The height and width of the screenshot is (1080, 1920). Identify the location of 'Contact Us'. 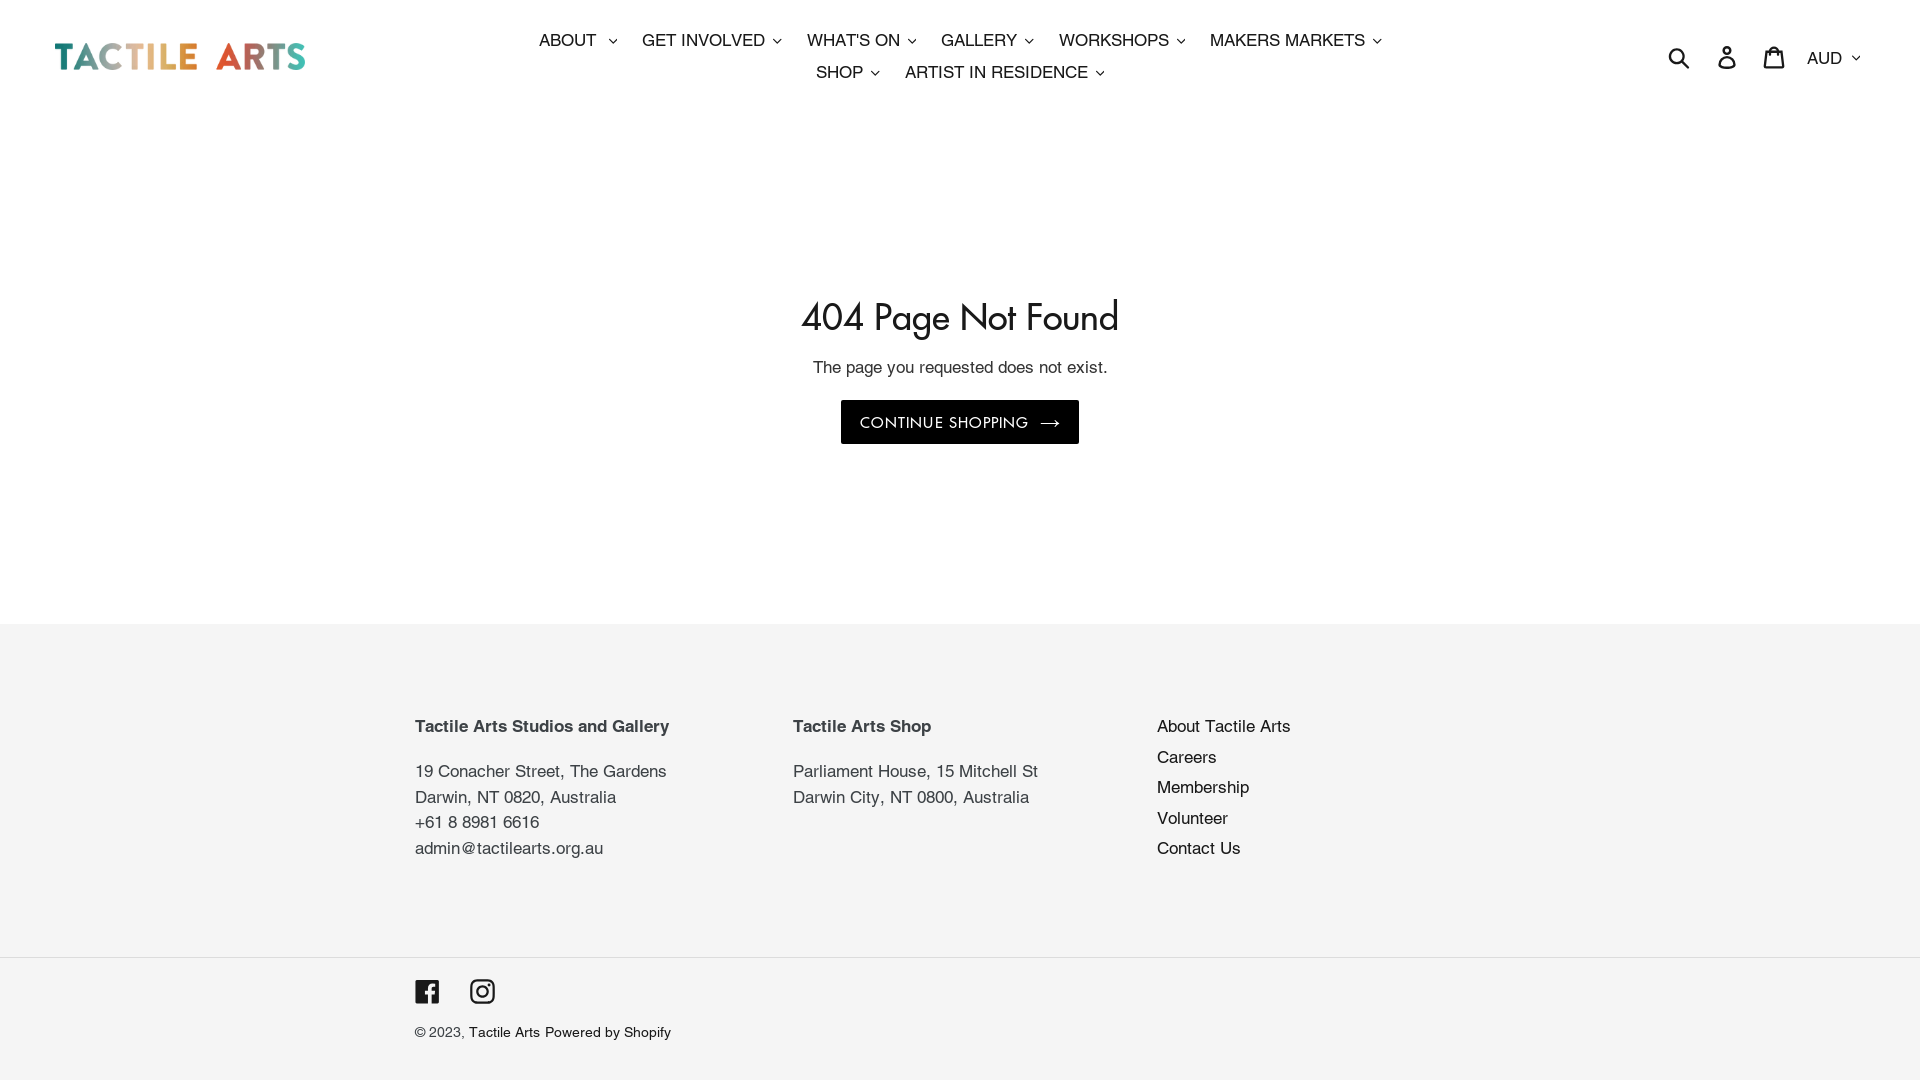
(1199, 848).